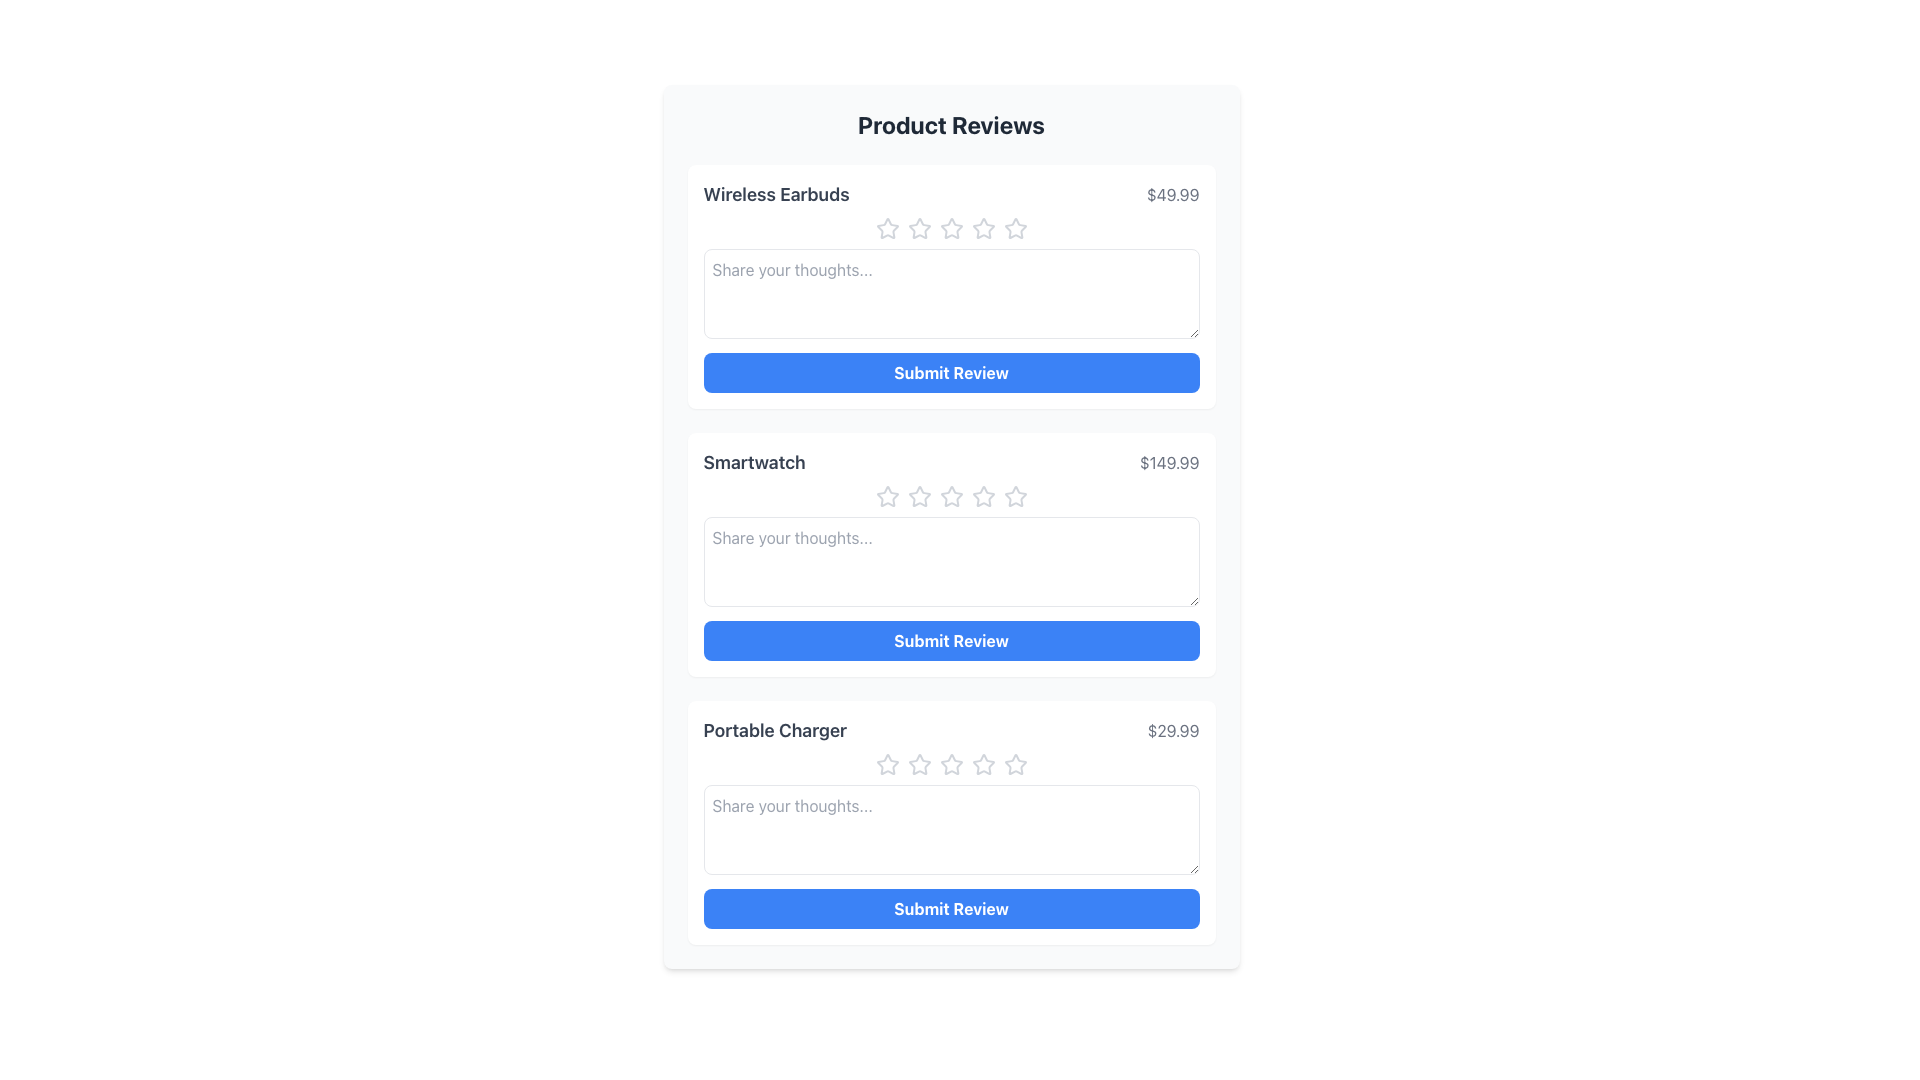  What do you see at coordinates (918, 495) in the screenshot?
I see `the second star icon in the five-star rating control for the 'Smartwatch' review section` at bounding box center [918, 495].